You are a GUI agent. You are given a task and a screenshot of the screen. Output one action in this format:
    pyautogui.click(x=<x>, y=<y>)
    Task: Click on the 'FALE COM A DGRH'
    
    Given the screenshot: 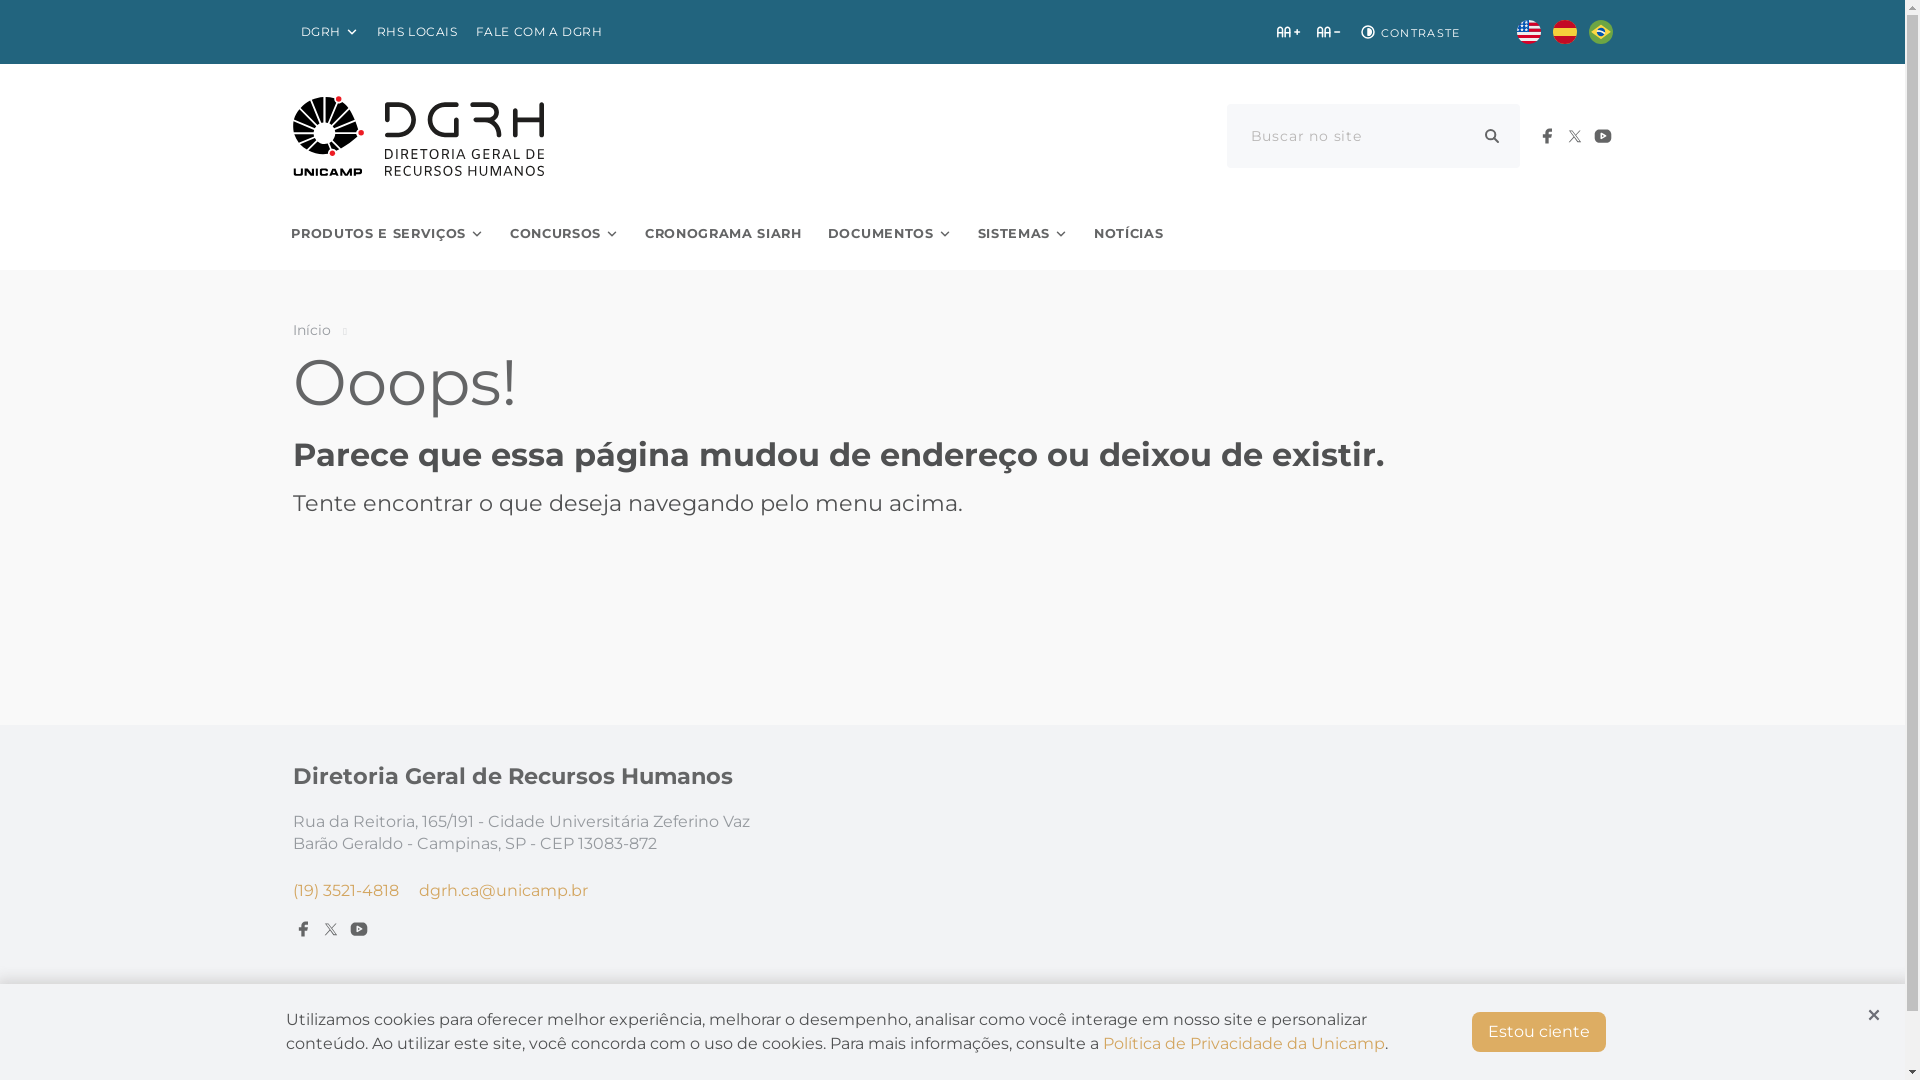 What is the action you would take?
    pyautogui.click(x=539, y=32)
    